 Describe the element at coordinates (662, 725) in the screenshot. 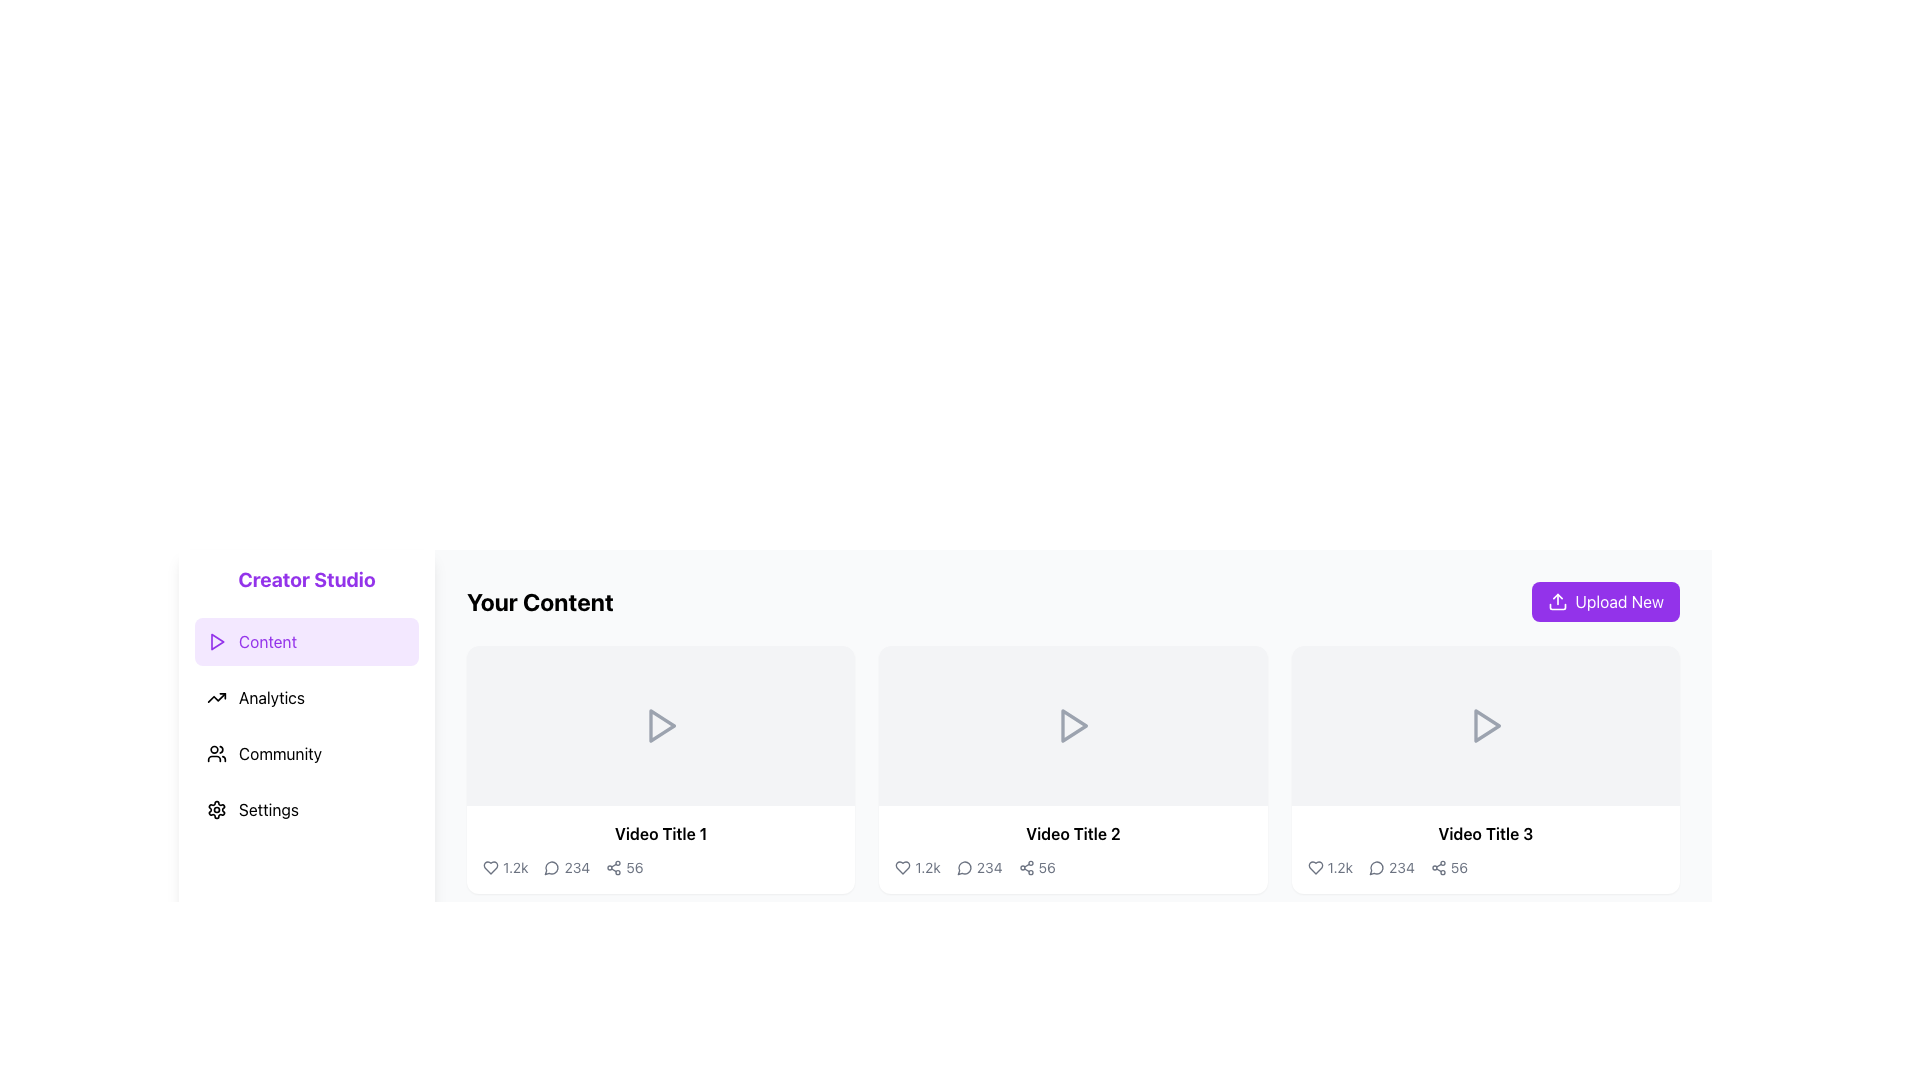

I see `the triangular play icon button, which is styled with a white interior and gray stroke, located at the center of the first video card in the 'Your Content' section` at that location.